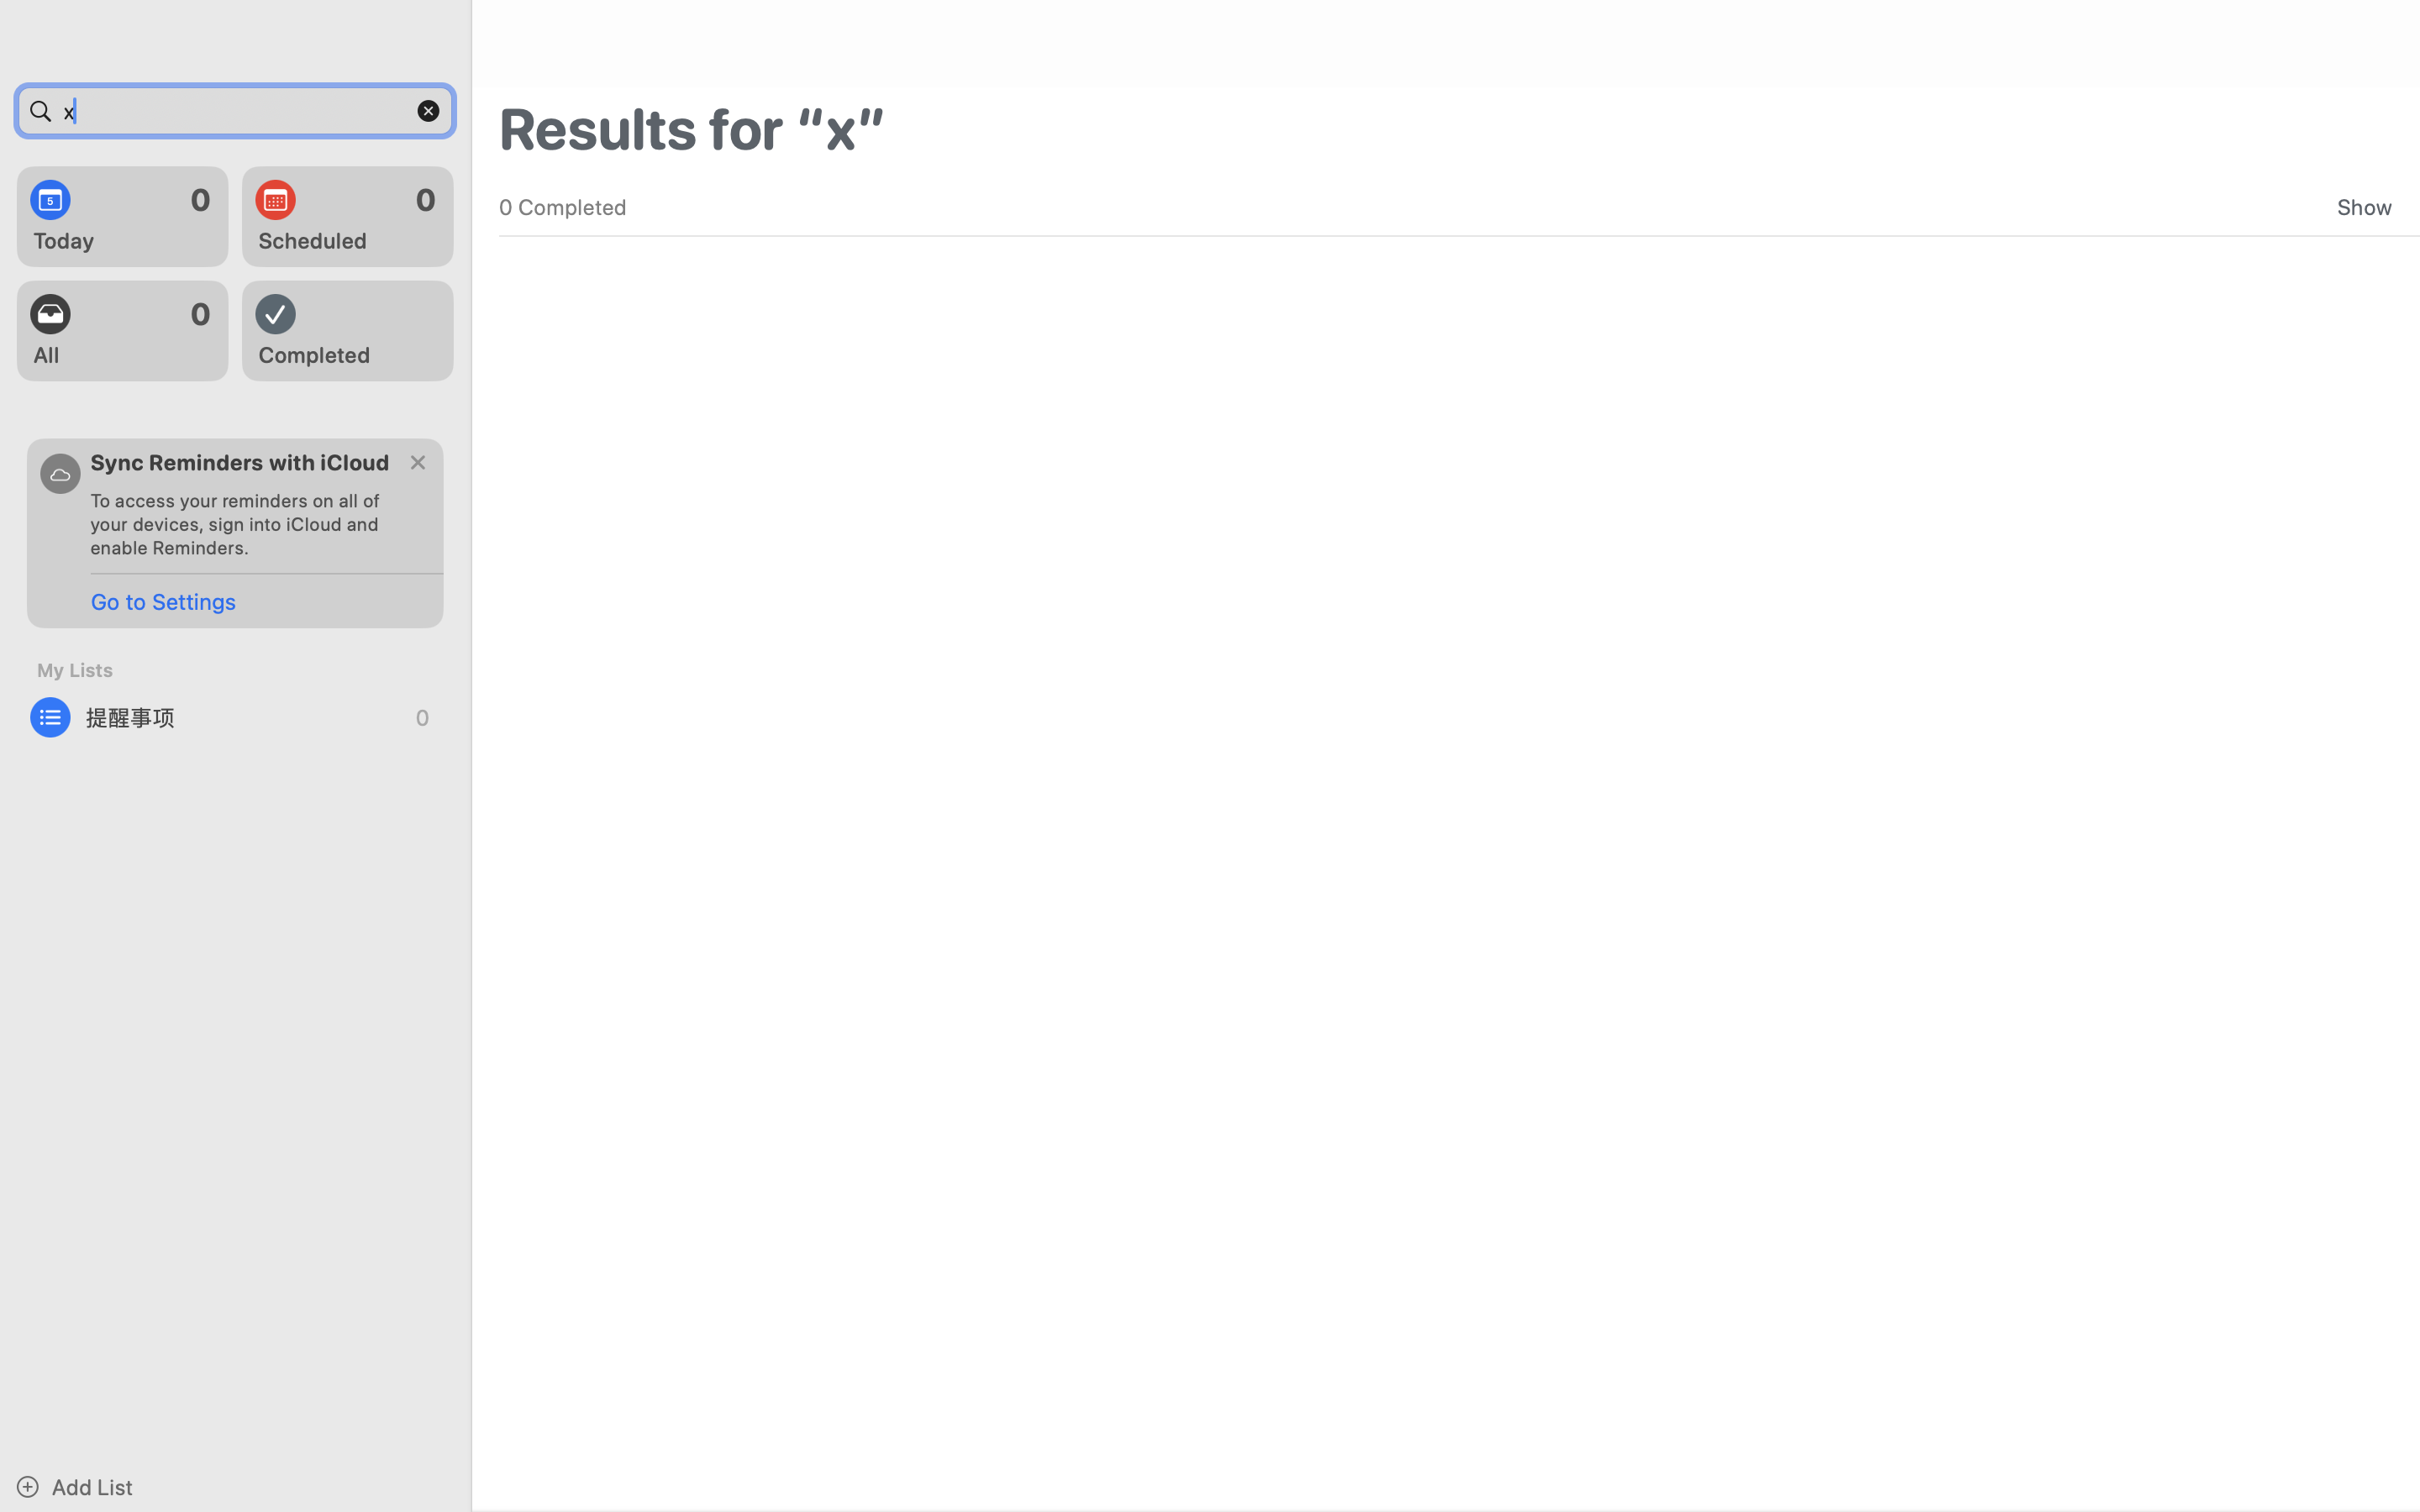 The width and height of the screenshot is (2420, 1512). What do you see at coordinates (234, 109) in the screenshot?
I see `'x'` at bounding box center [234, 109].